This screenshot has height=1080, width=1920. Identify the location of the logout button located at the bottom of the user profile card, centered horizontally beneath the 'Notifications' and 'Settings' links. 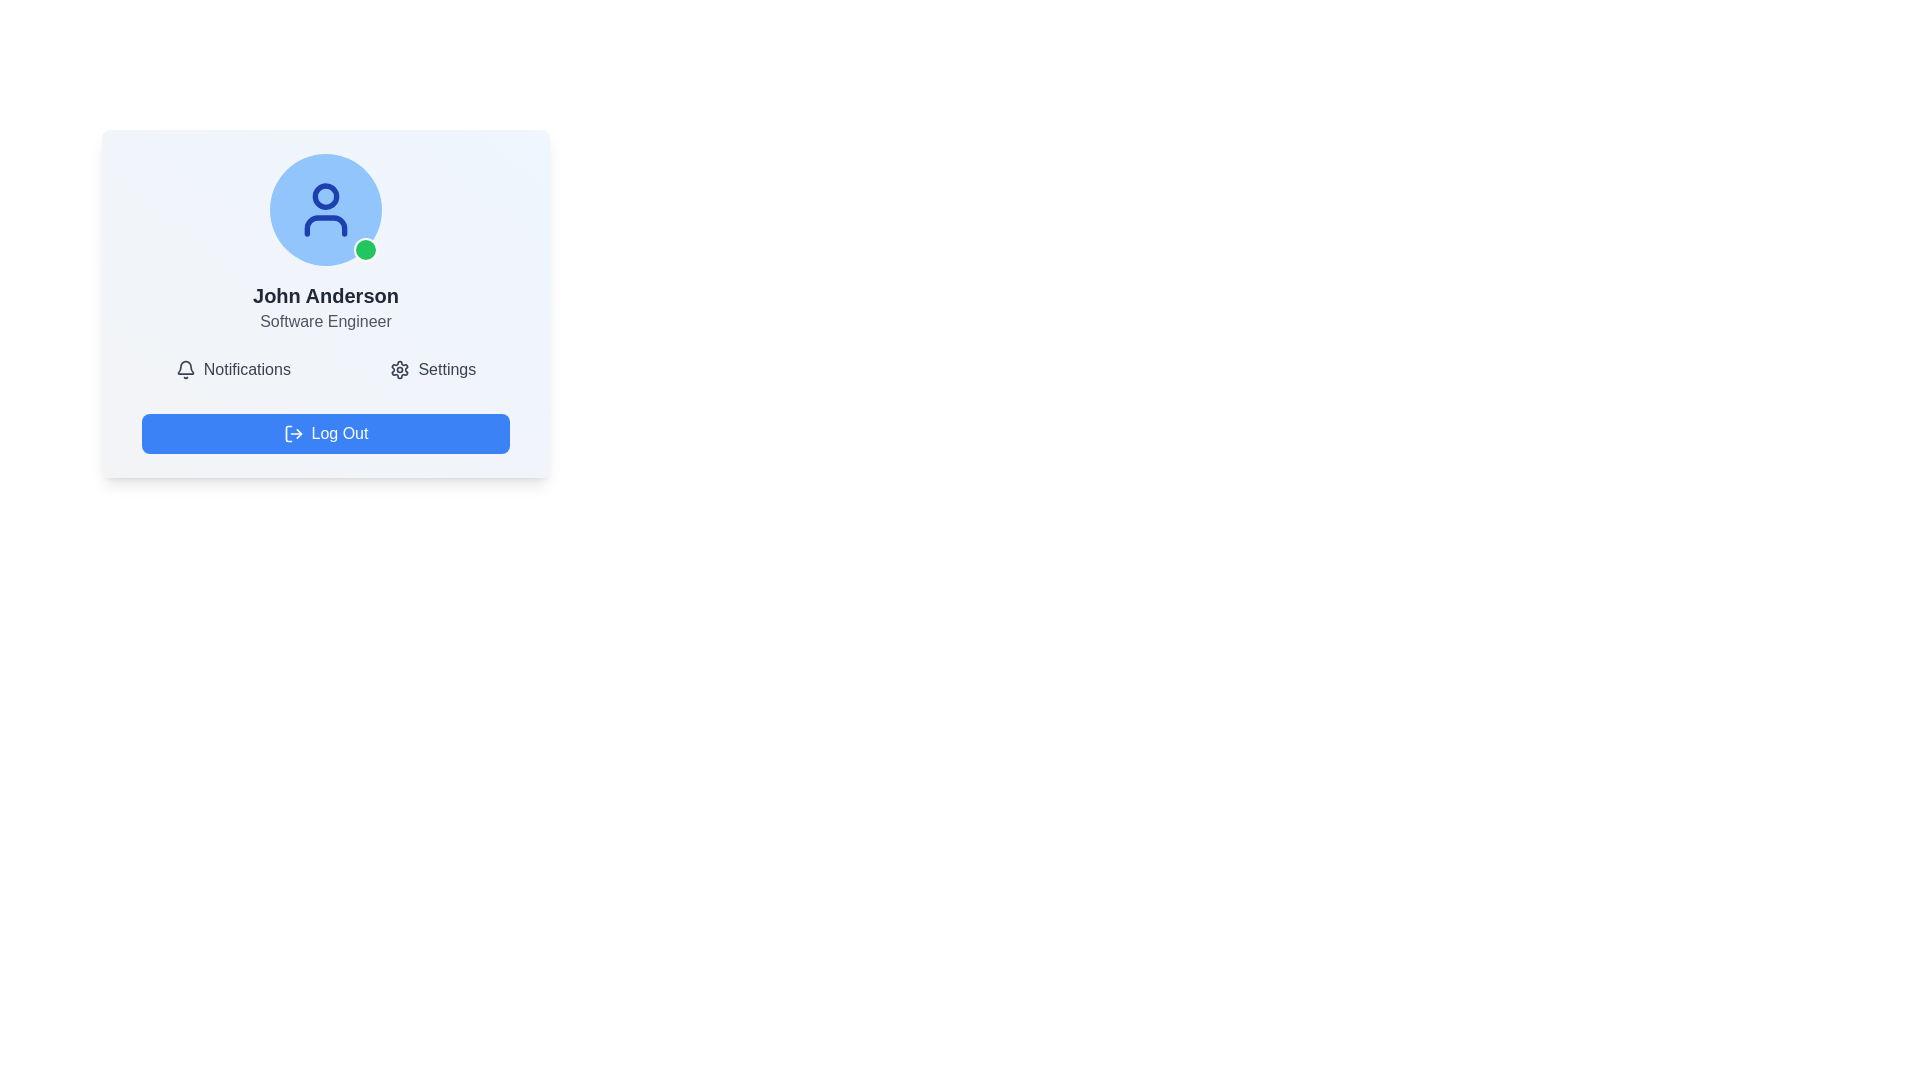
(326, 433).